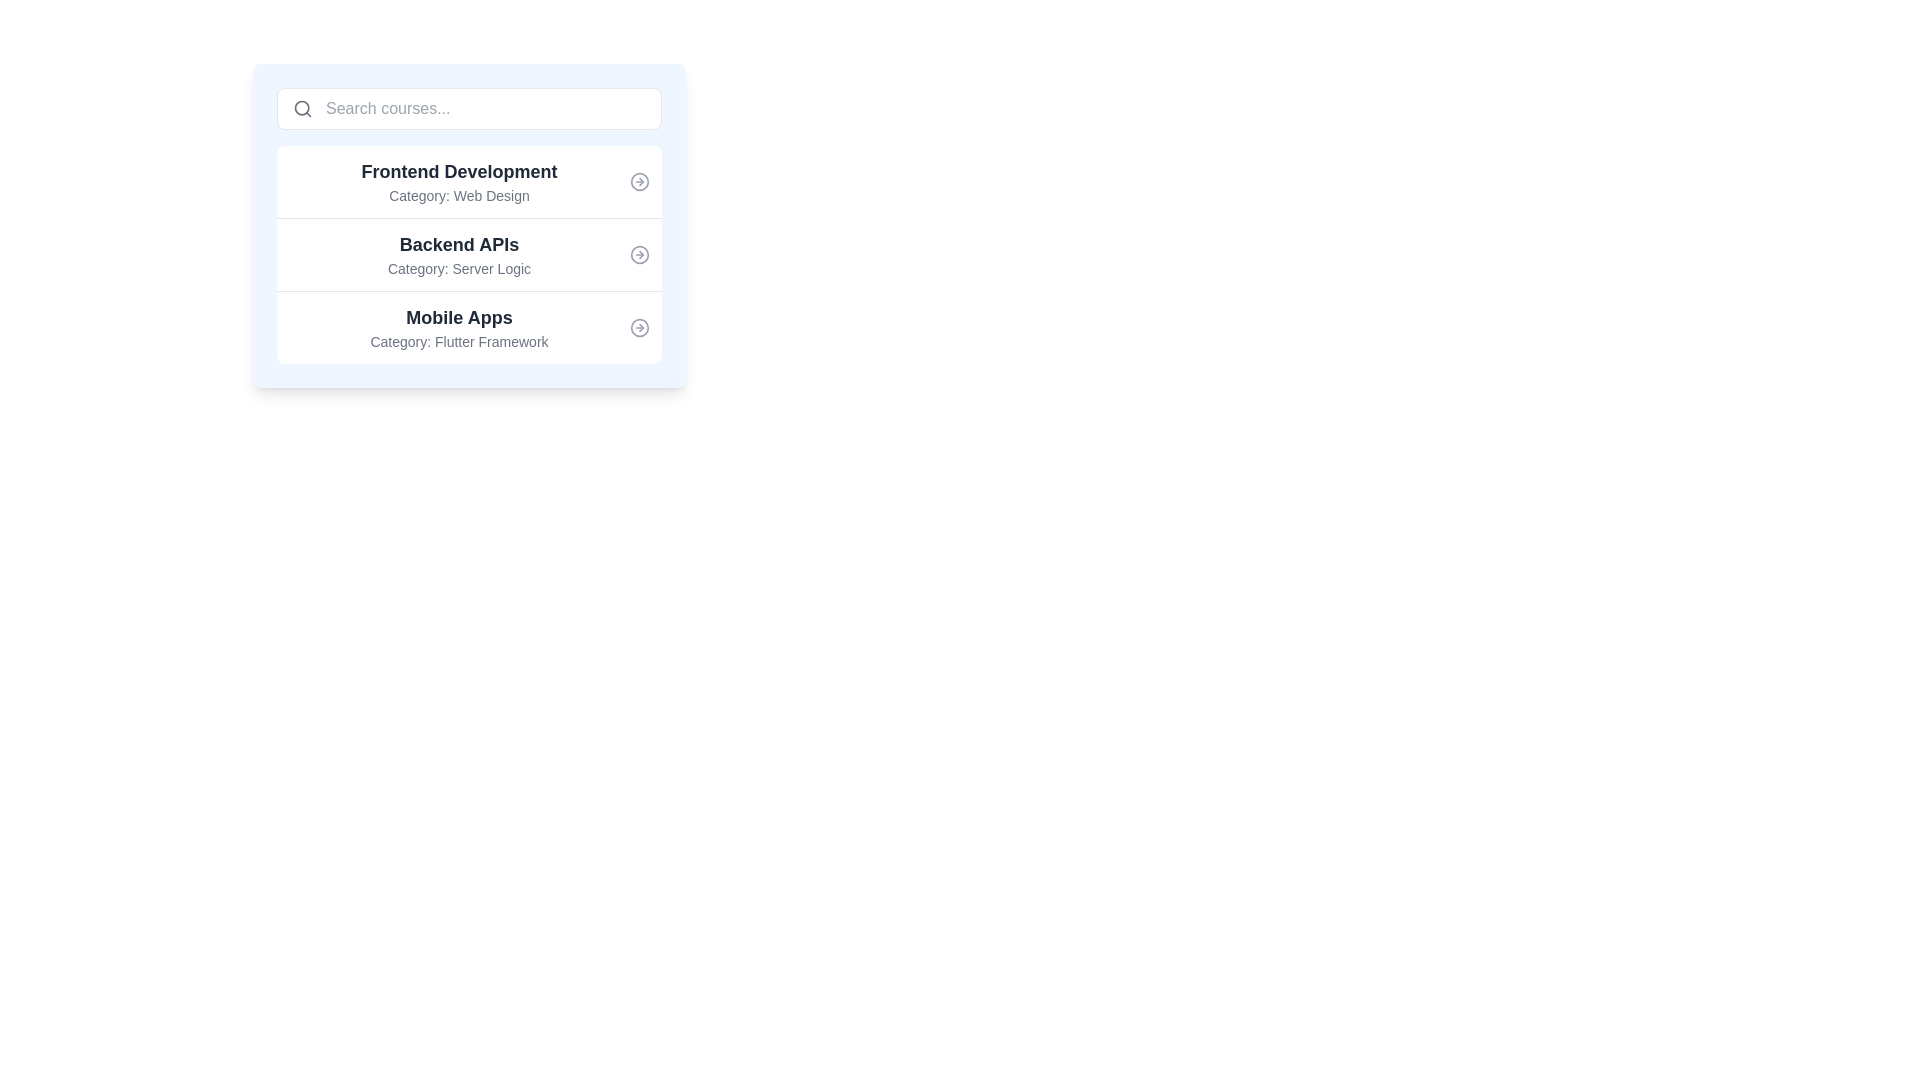 This screenshot has width=1920, height=1080. I want to click on the informational label for the category 'Backend APIs', which is the second item in a vertical list of elements, positioned between 'Frontend Development' and 'Mobile Apps', so click(458, 253).